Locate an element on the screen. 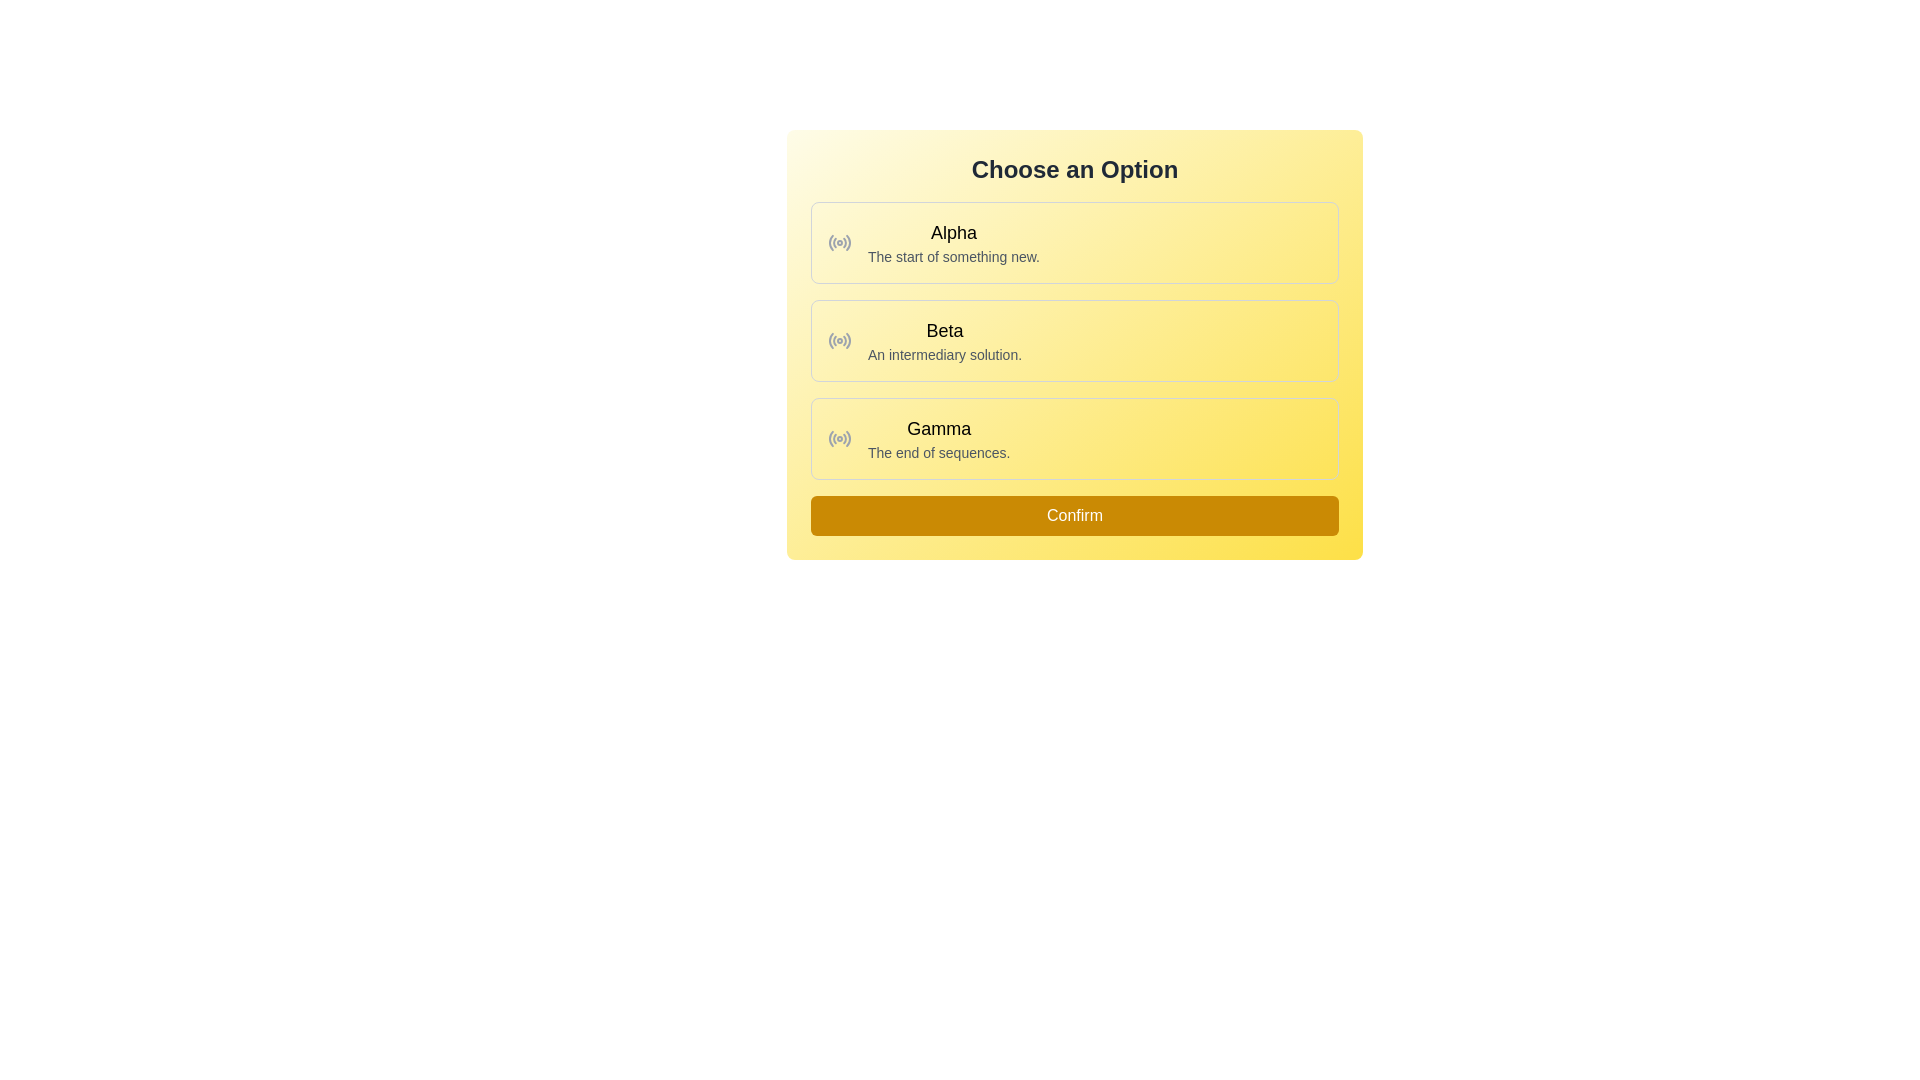 The height and width of the screenshot is (1080, 1920). the SVG icon representing the 'Gamma' option, which is positioned in the third option card to the left of the text 'Gamma' and 'The end of sequences.' is located at coordinates (840, 438).